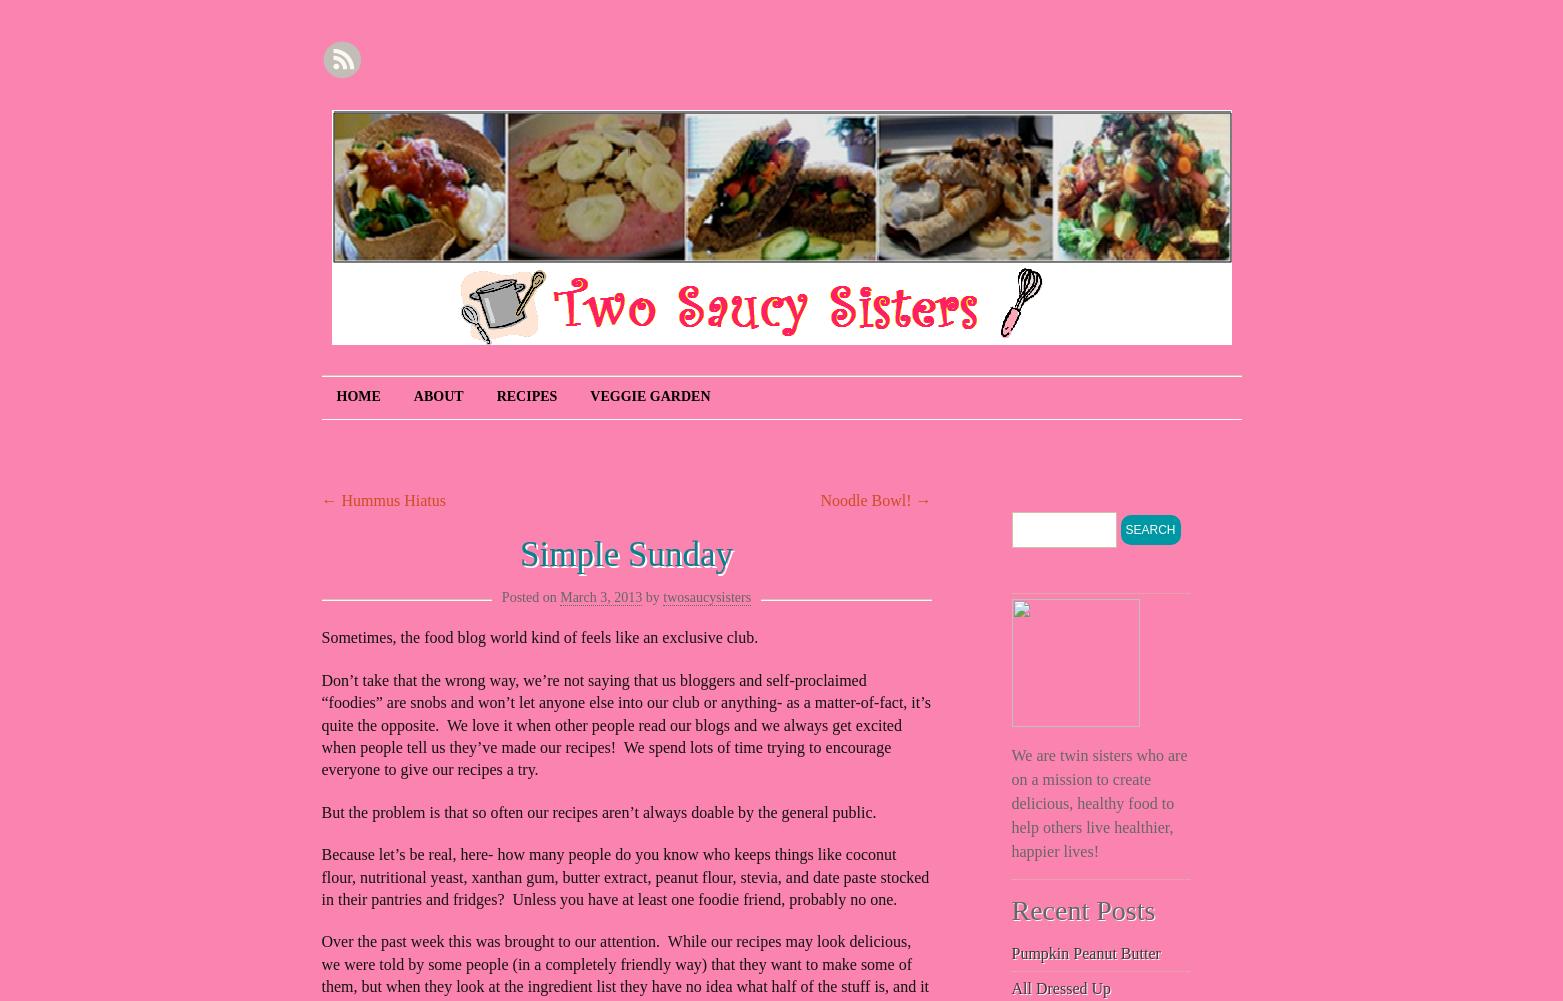 This screenshot has height=1001, width=1563. I want to click on 'Noodle Bowl!', so click(866, 500).